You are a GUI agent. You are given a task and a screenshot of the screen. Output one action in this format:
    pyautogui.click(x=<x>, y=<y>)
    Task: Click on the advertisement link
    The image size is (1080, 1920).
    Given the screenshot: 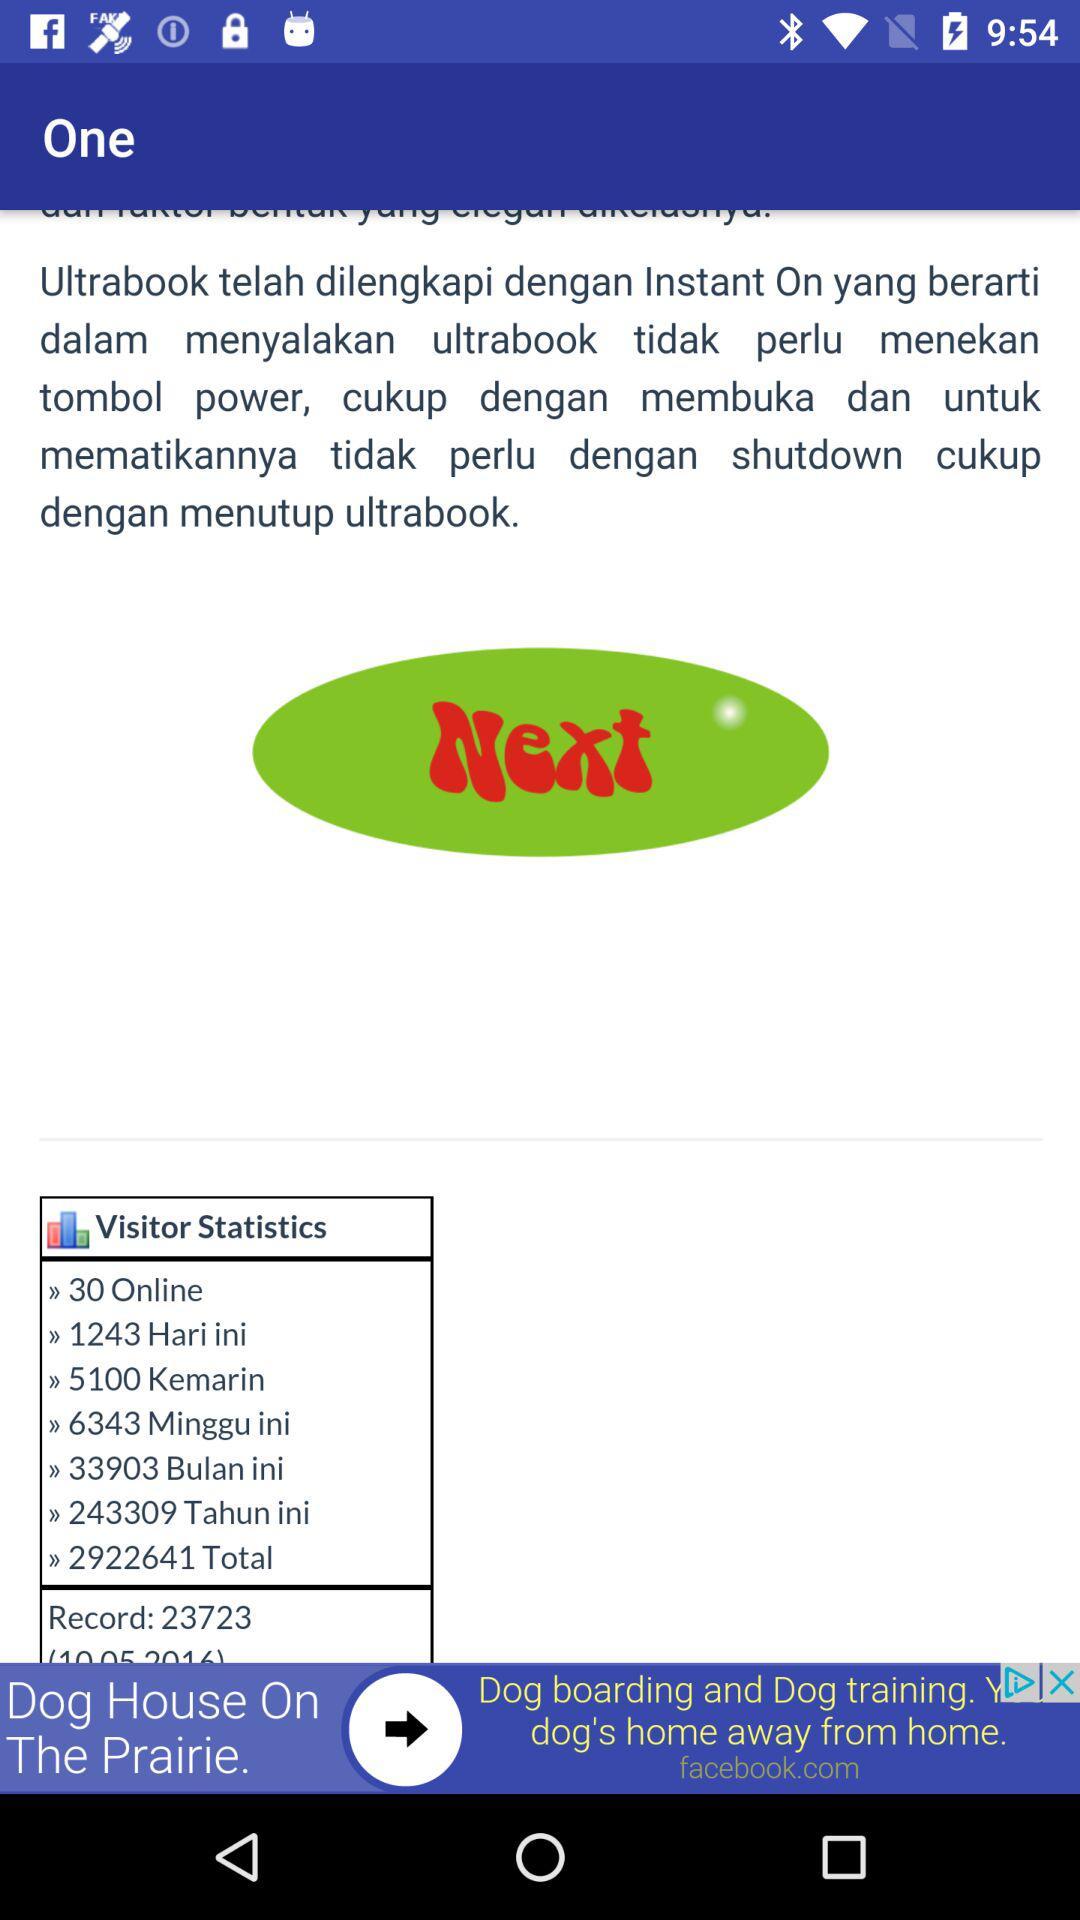 What is the action you would take?
    pyautogui.click(x=540, y=1727)
    